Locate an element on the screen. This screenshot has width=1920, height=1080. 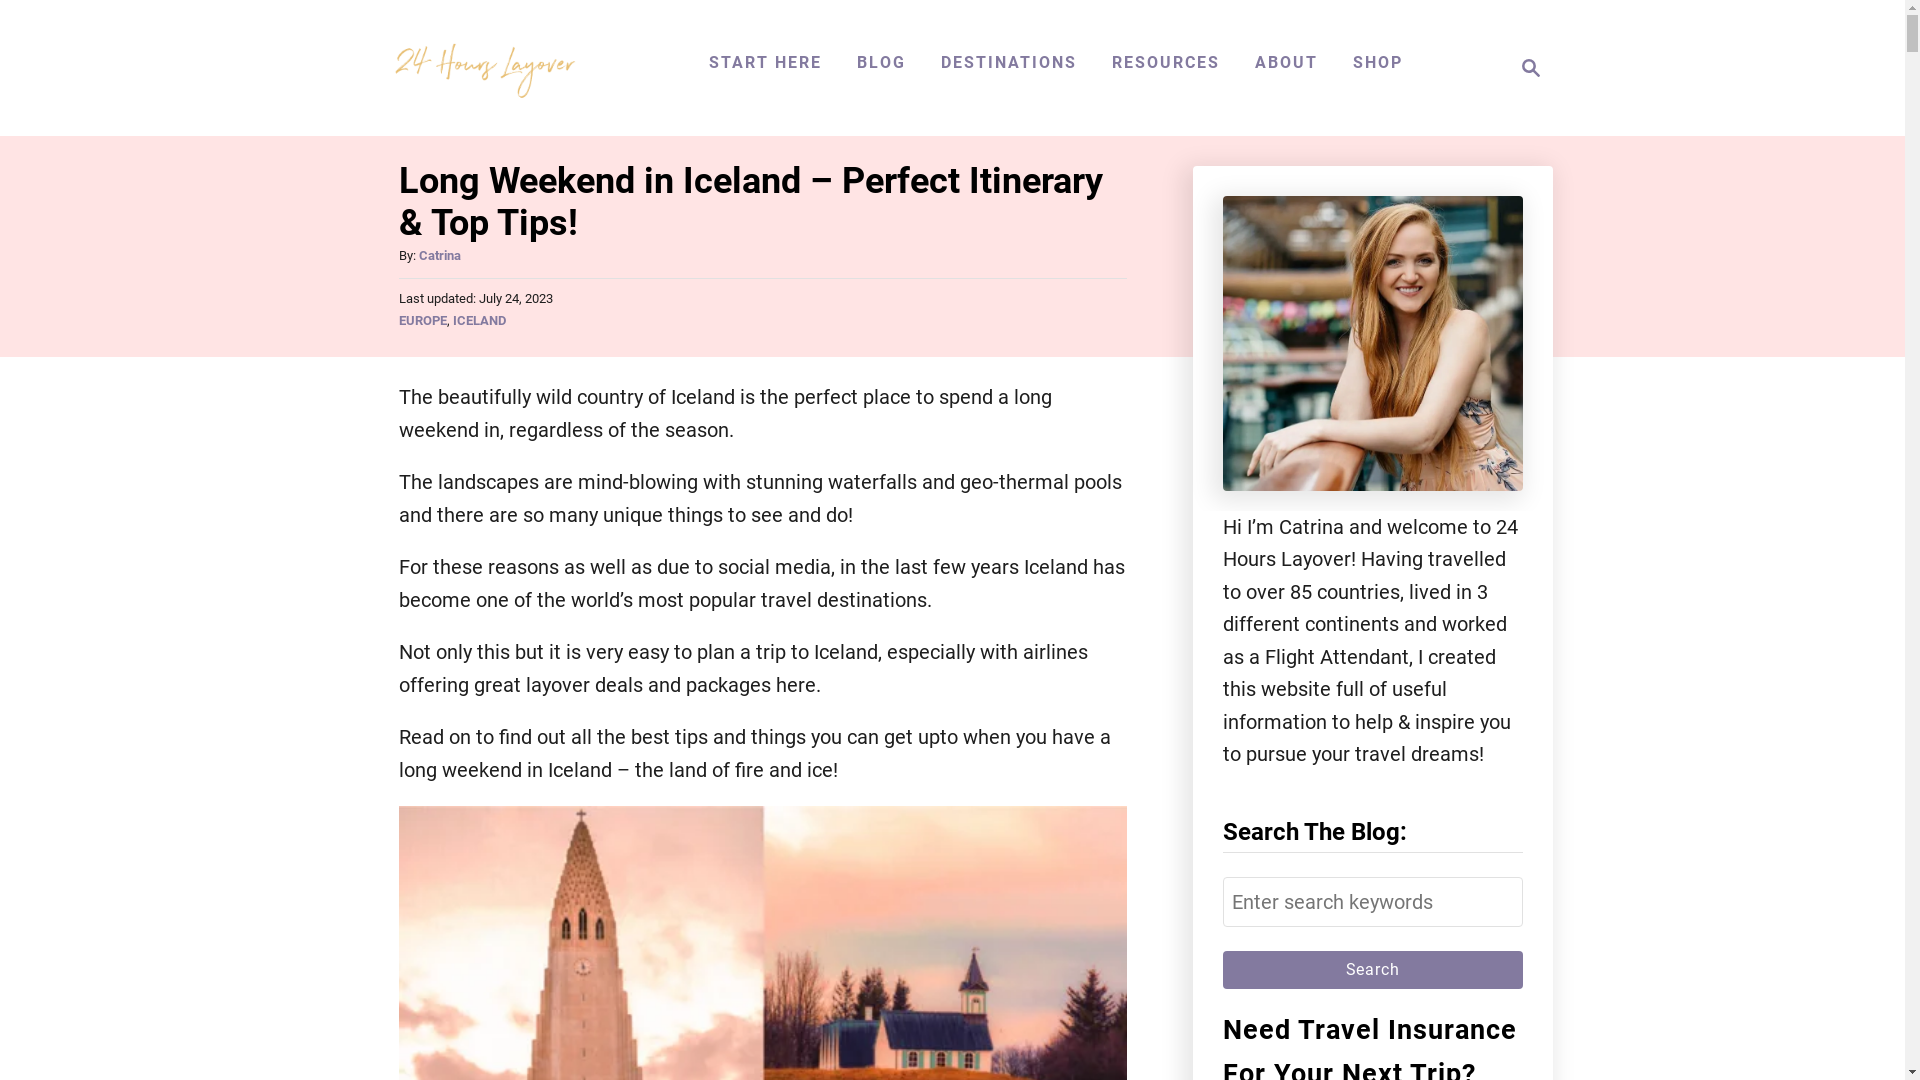
'ABOUT' is located at coordinates (1285, 61).